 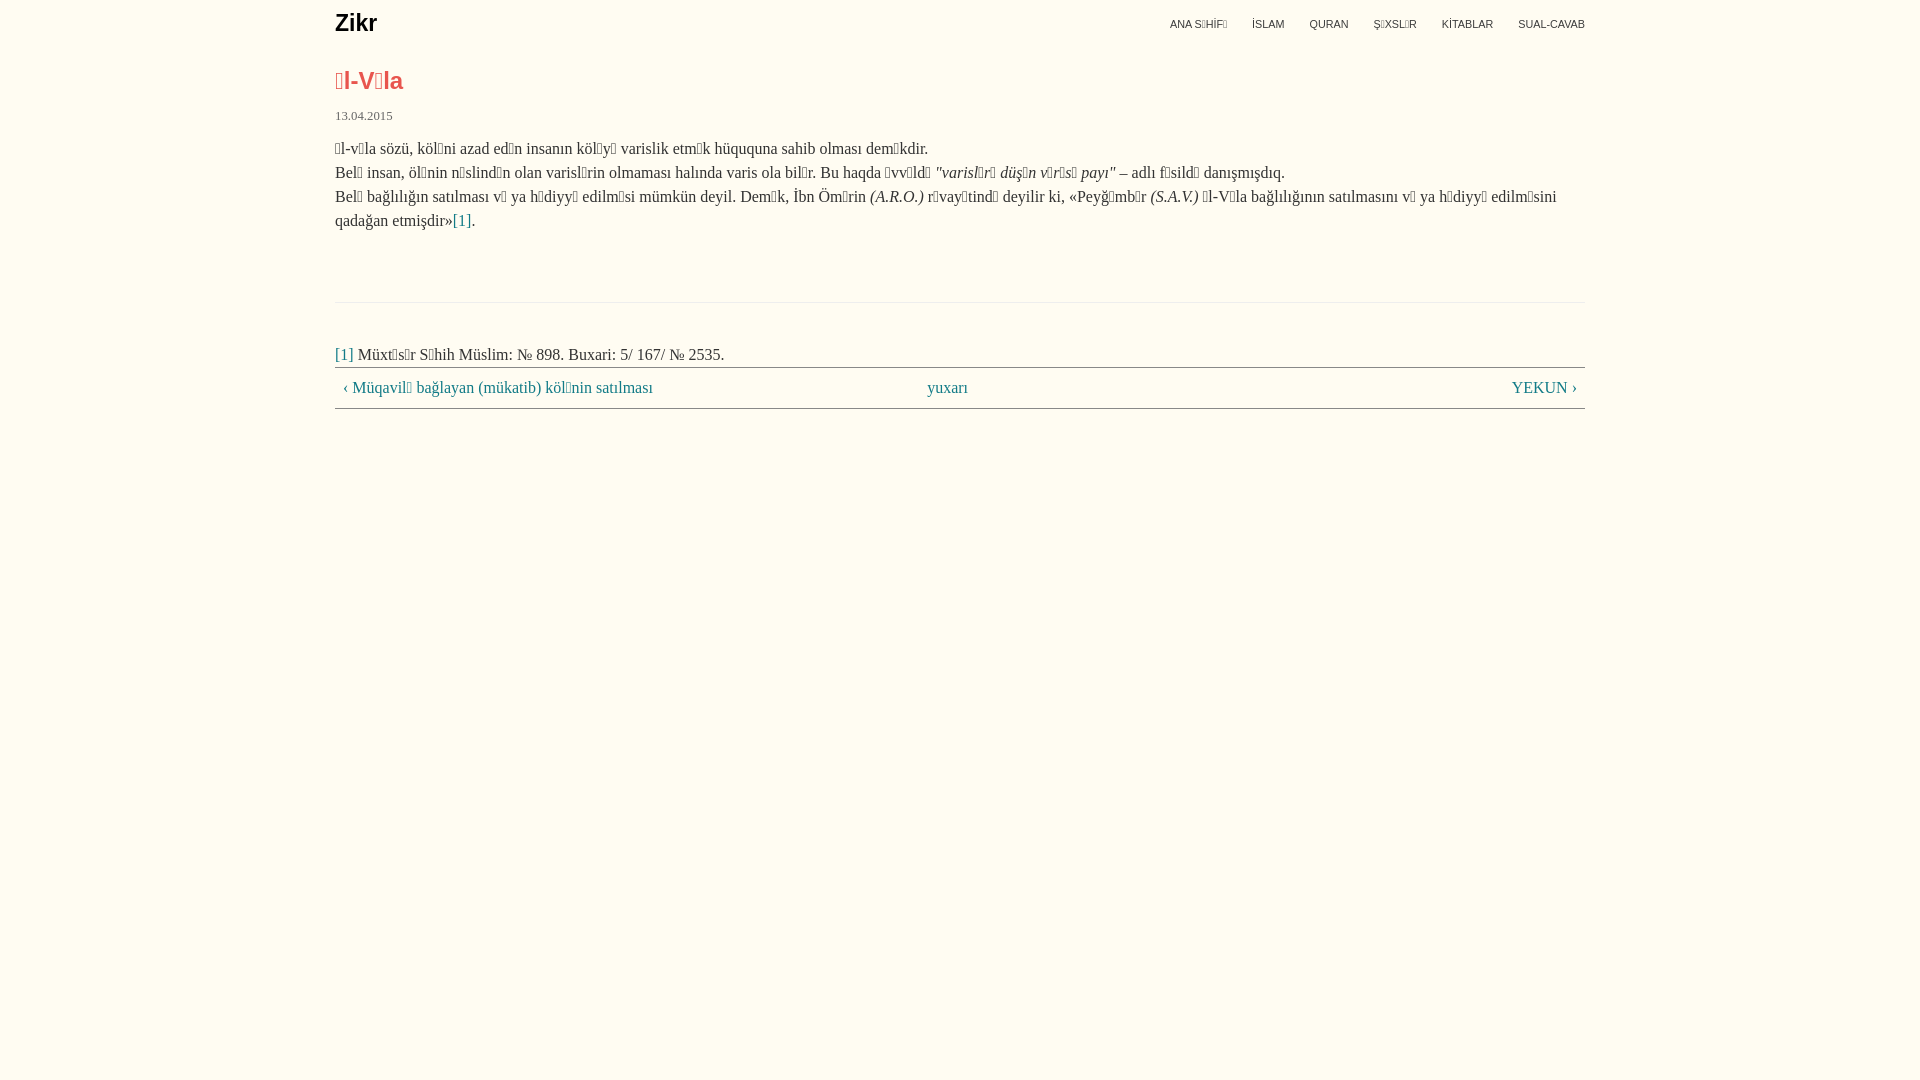 I want to click on 'QURAN', so click(x=1309, y=23).